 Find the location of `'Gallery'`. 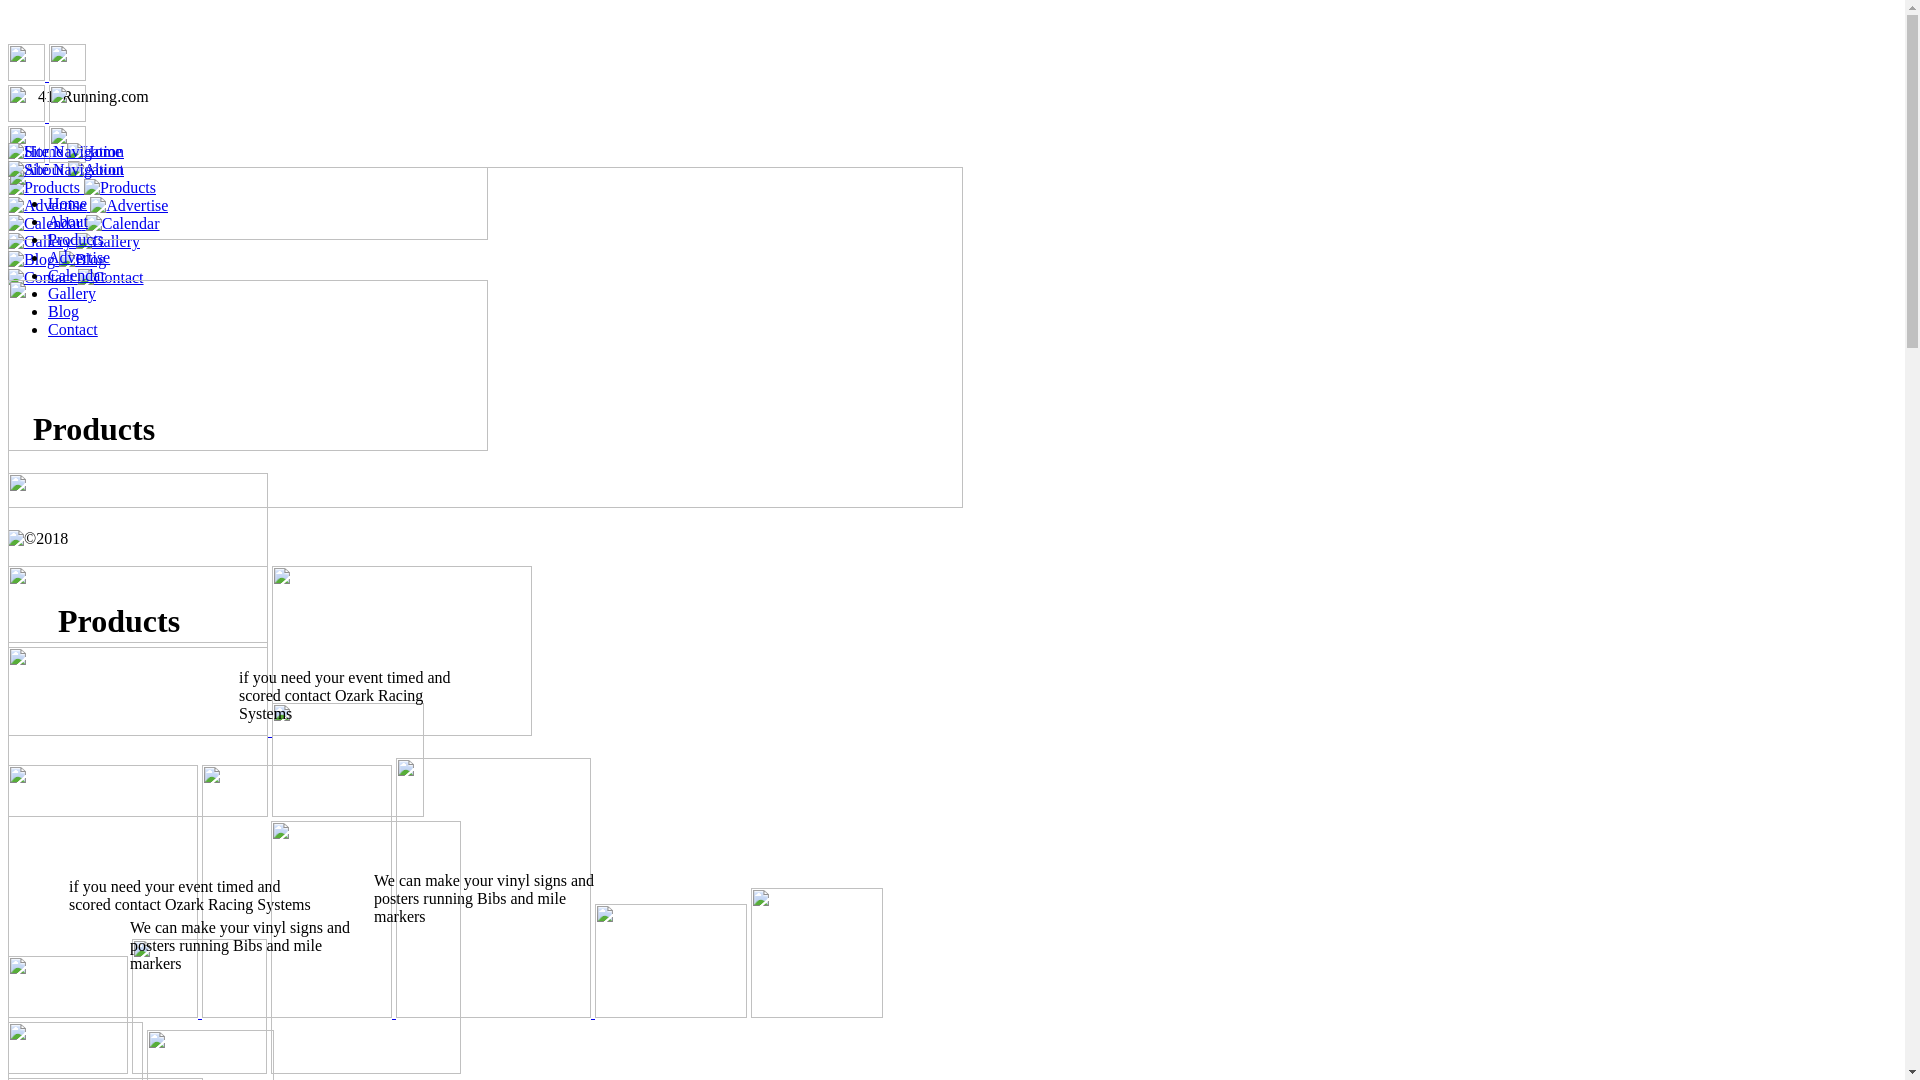

'Gallery' is located at coordinates (72, 293).